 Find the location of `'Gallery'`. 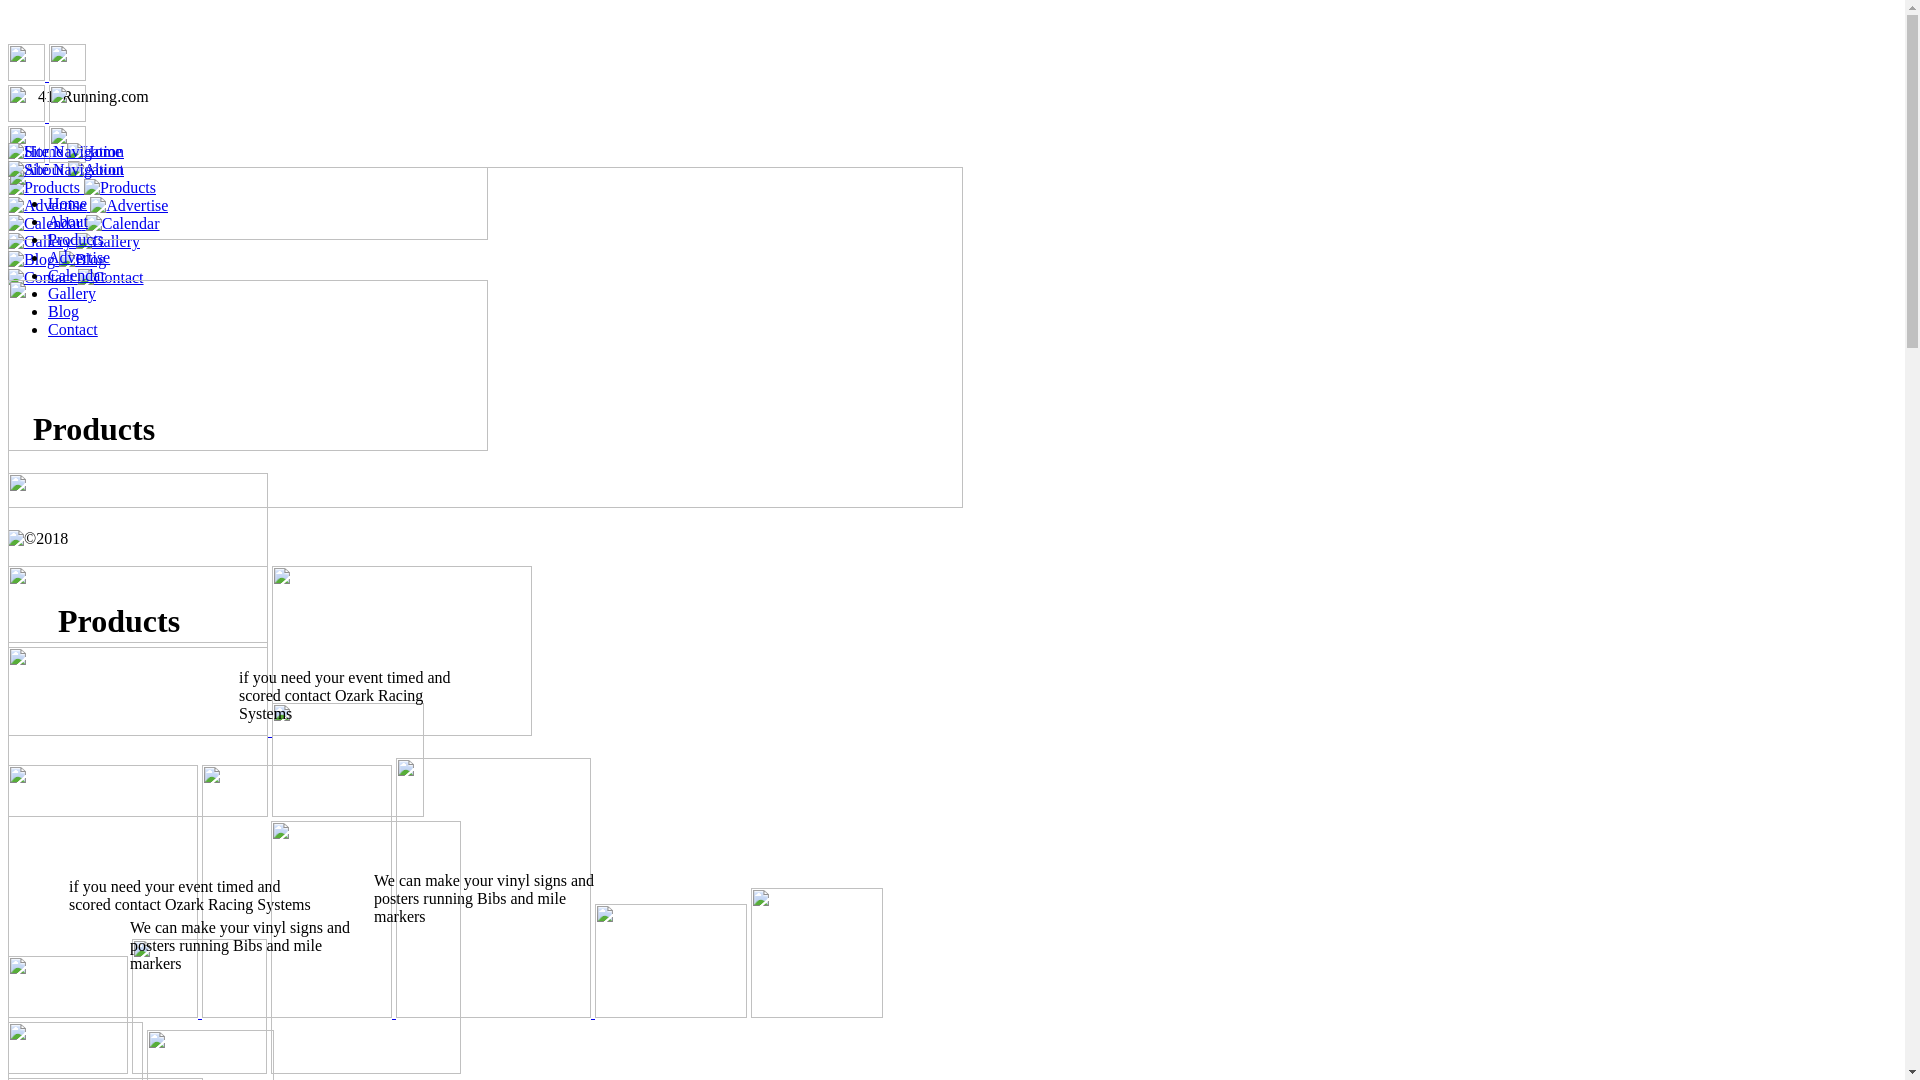

'Gallery' is located at coordinates (72, 293).